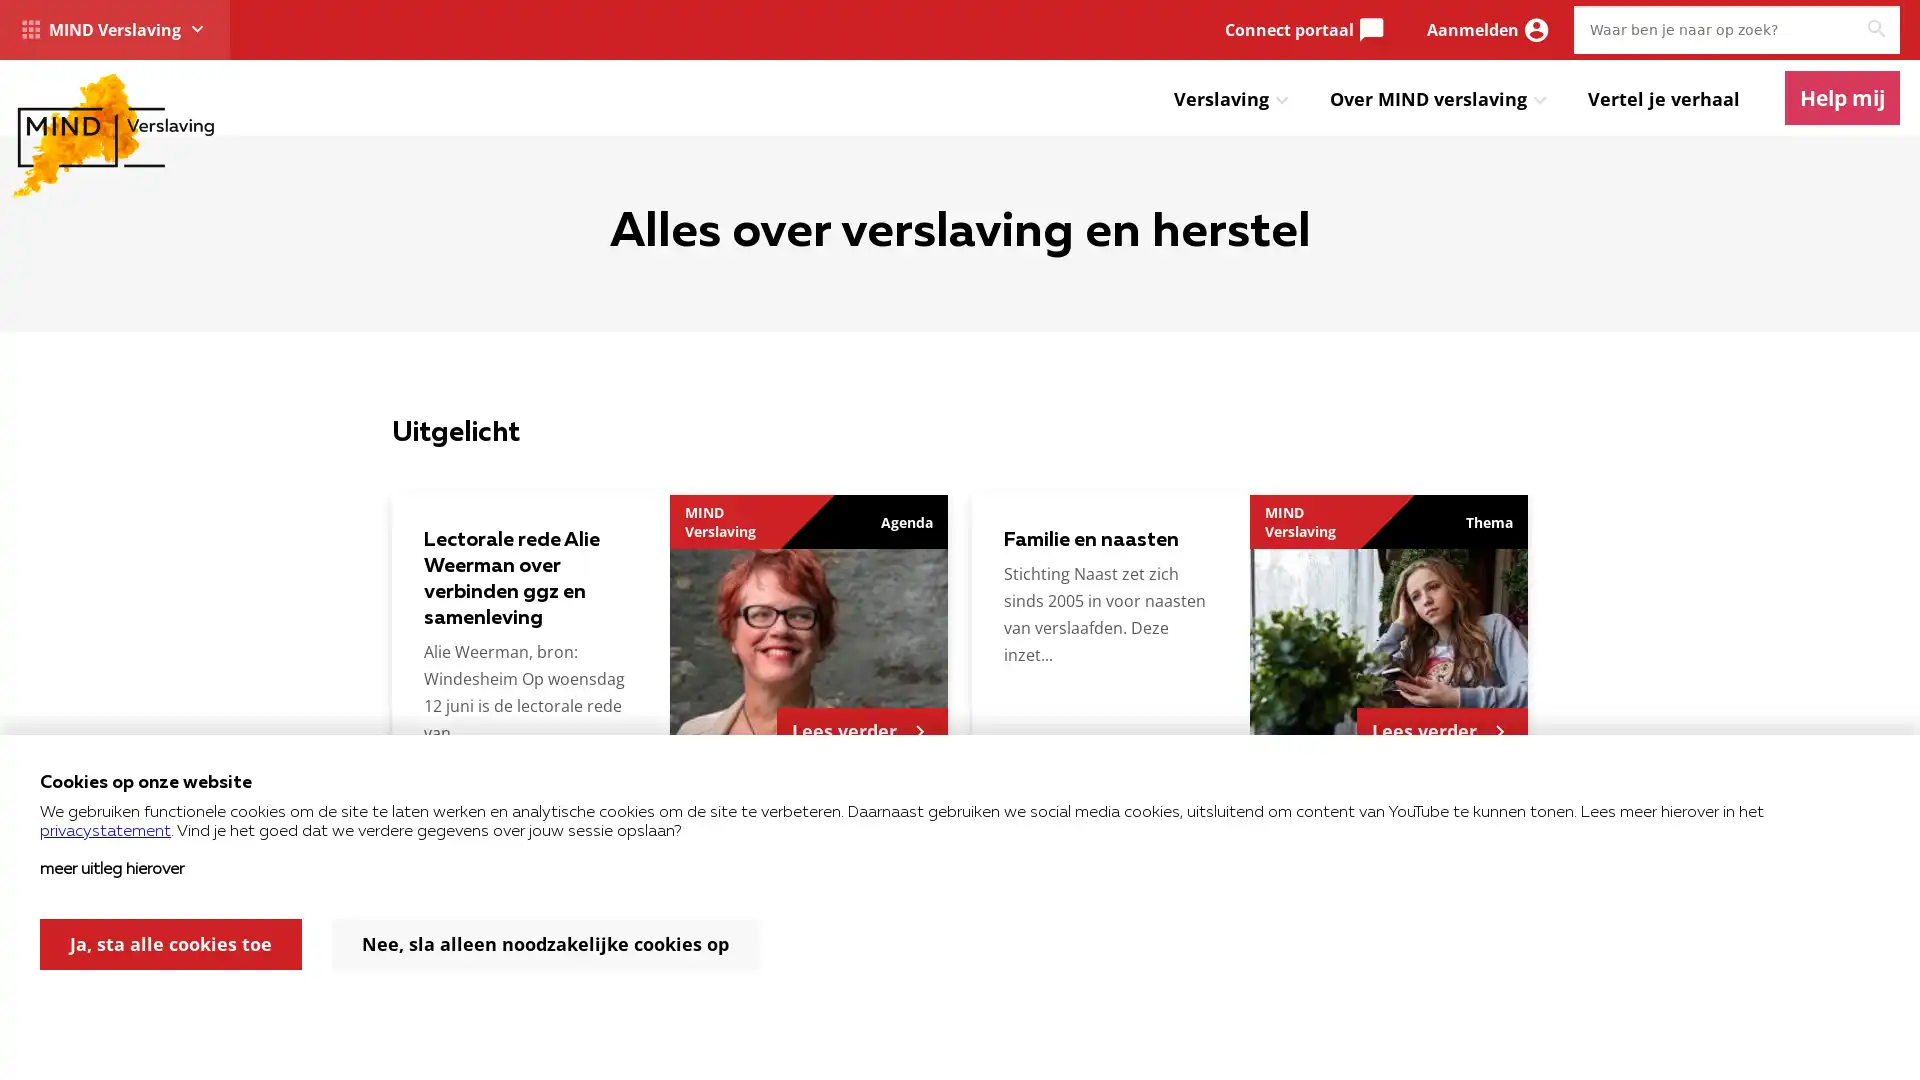  Describe the element at coordinates (171, 944) in the screenshot. I see `Ja, sta alle cookies toe` at that location.